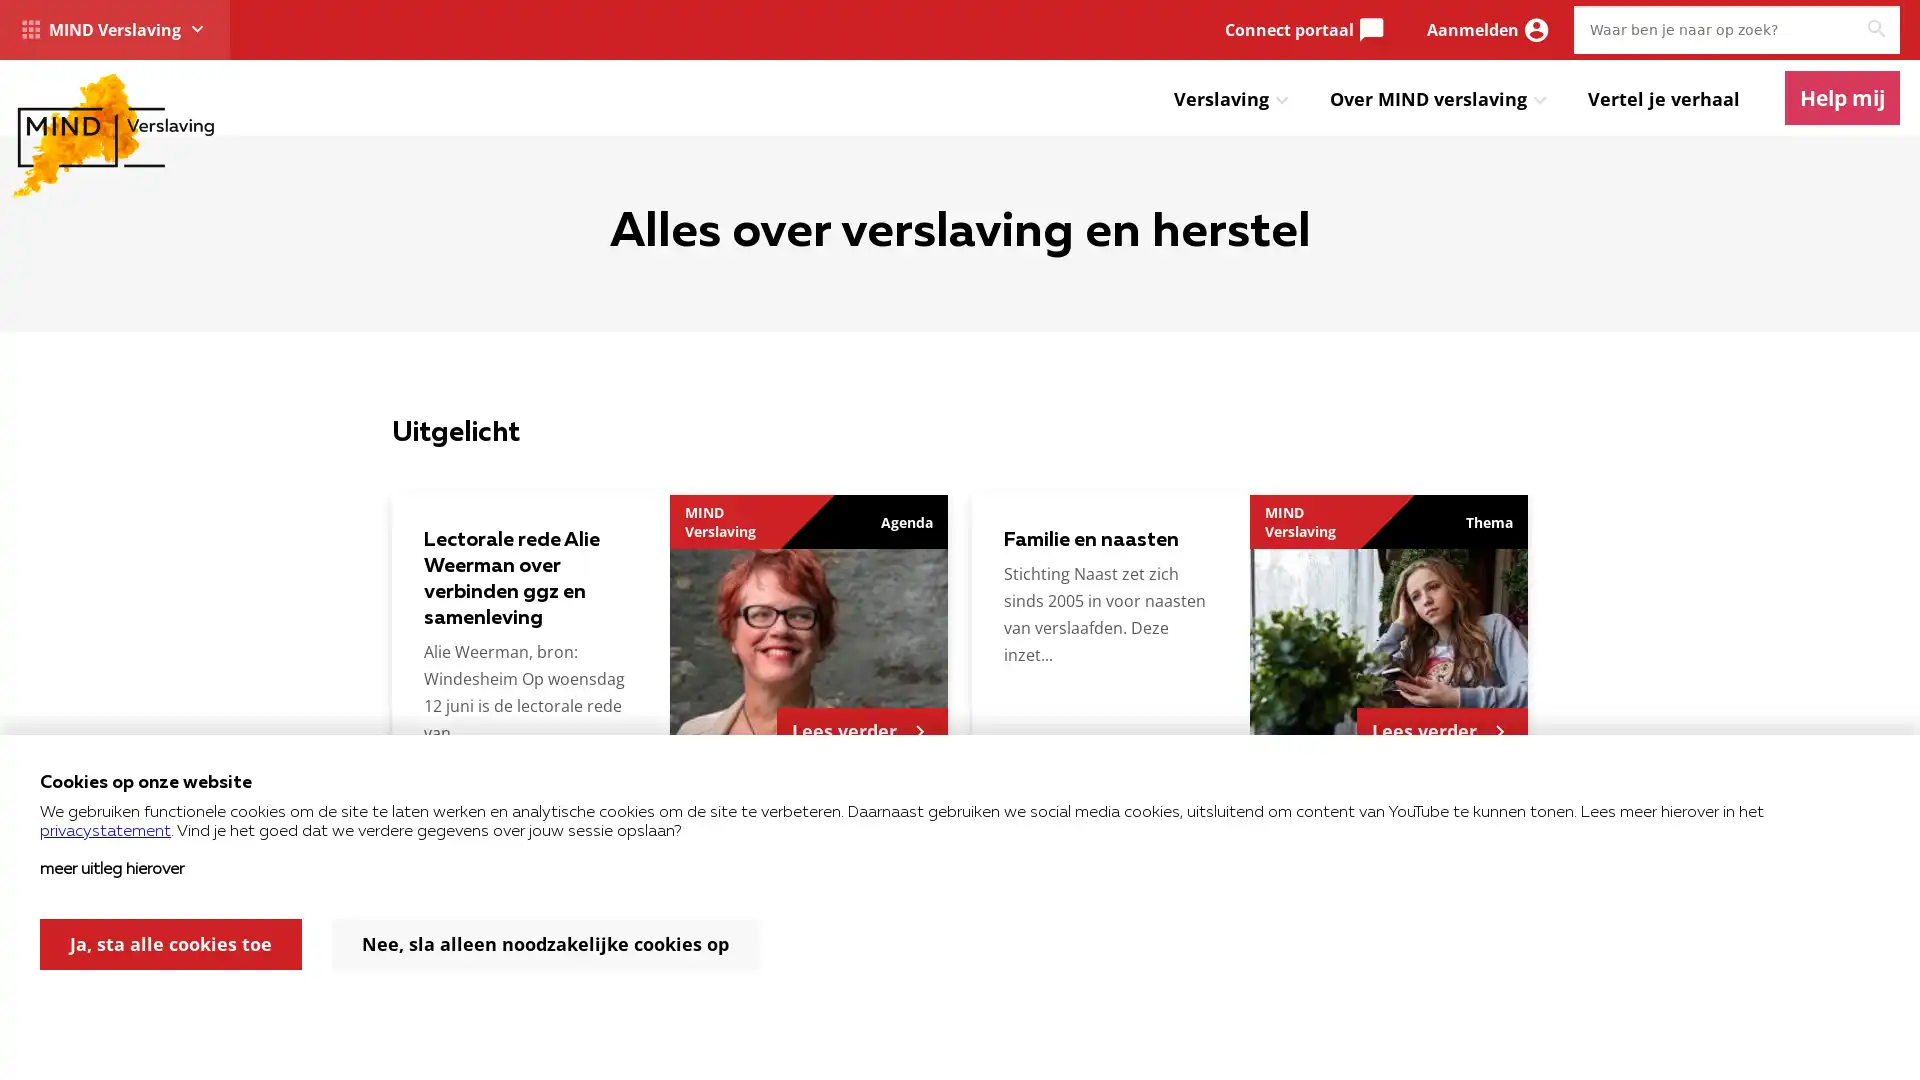  Describe the element at coordinates (171, 944) in the screenshot. I see `Ja, sta alle cookies toe` at that location.